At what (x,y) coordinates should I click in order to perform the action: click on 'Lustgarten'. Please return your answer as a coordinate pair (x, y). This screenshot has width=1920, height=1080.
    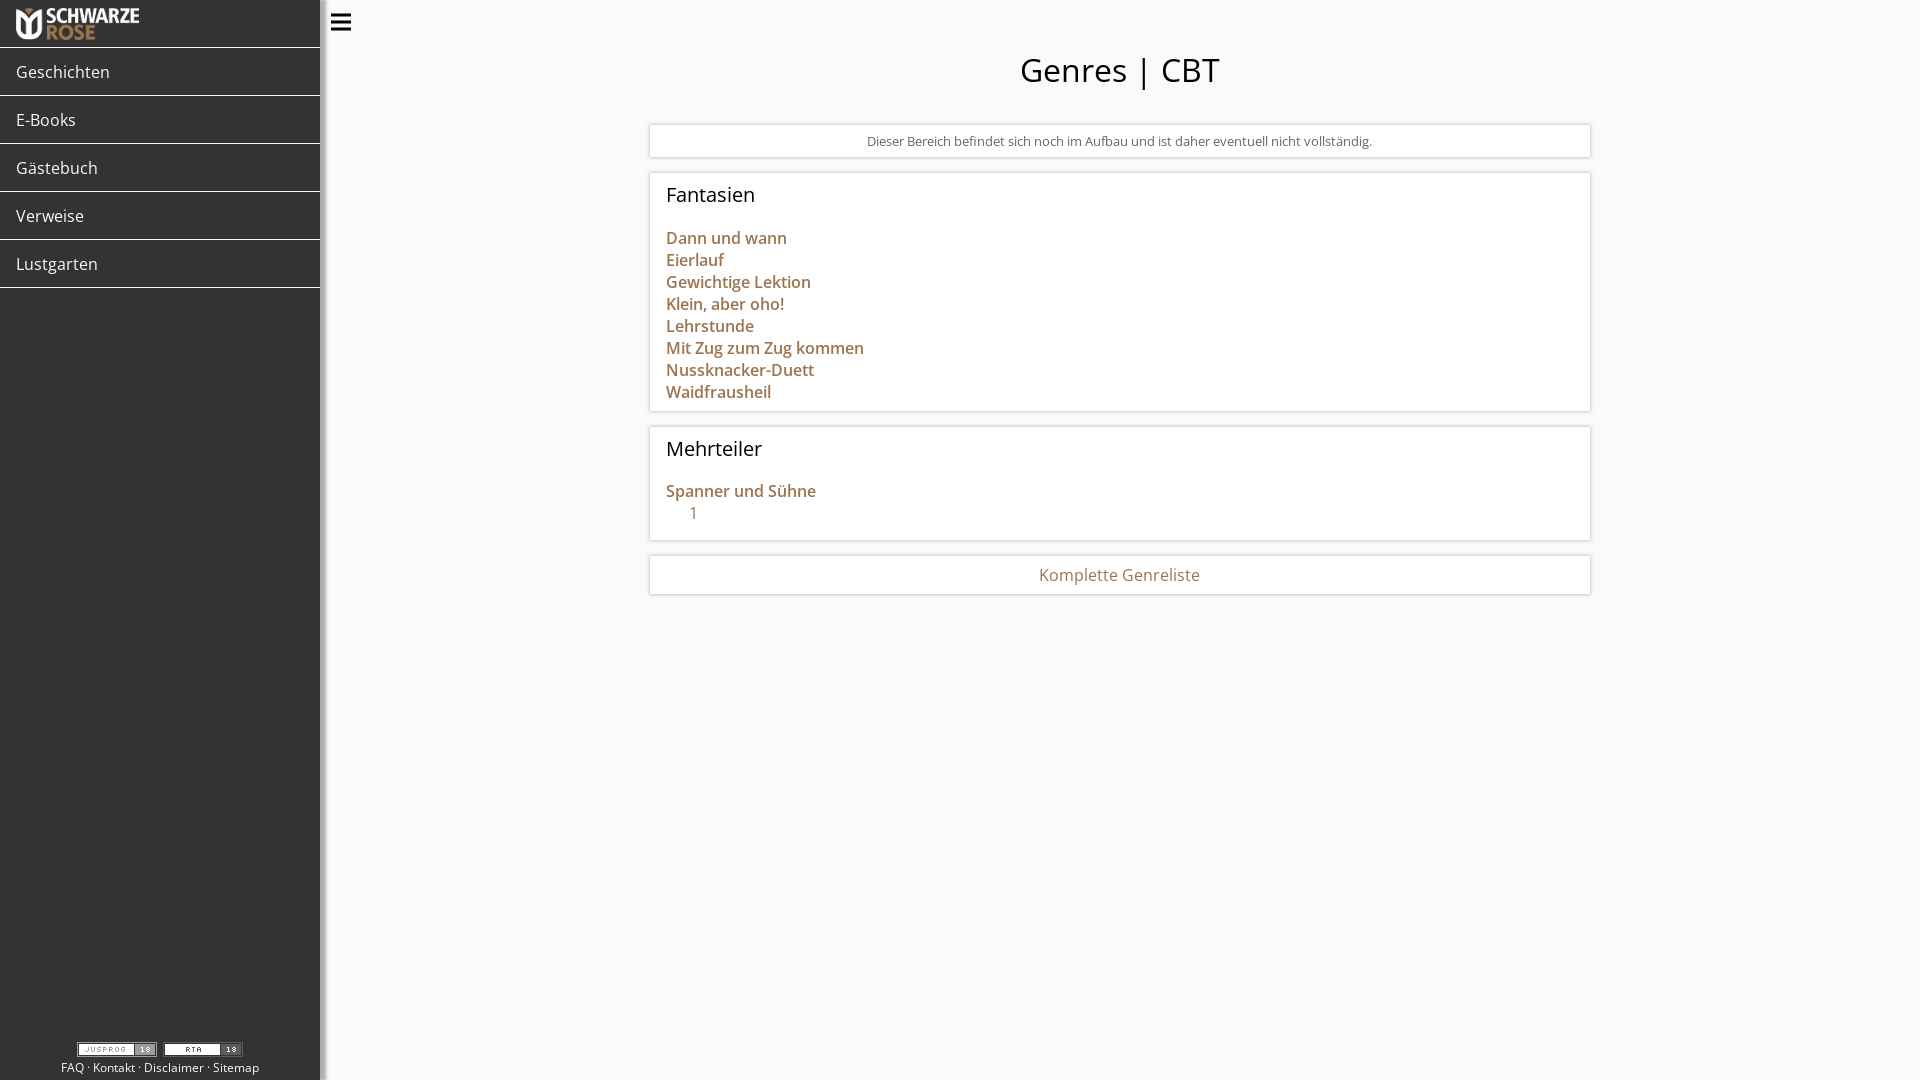
    Looking at the image, I should click on (158, 262).